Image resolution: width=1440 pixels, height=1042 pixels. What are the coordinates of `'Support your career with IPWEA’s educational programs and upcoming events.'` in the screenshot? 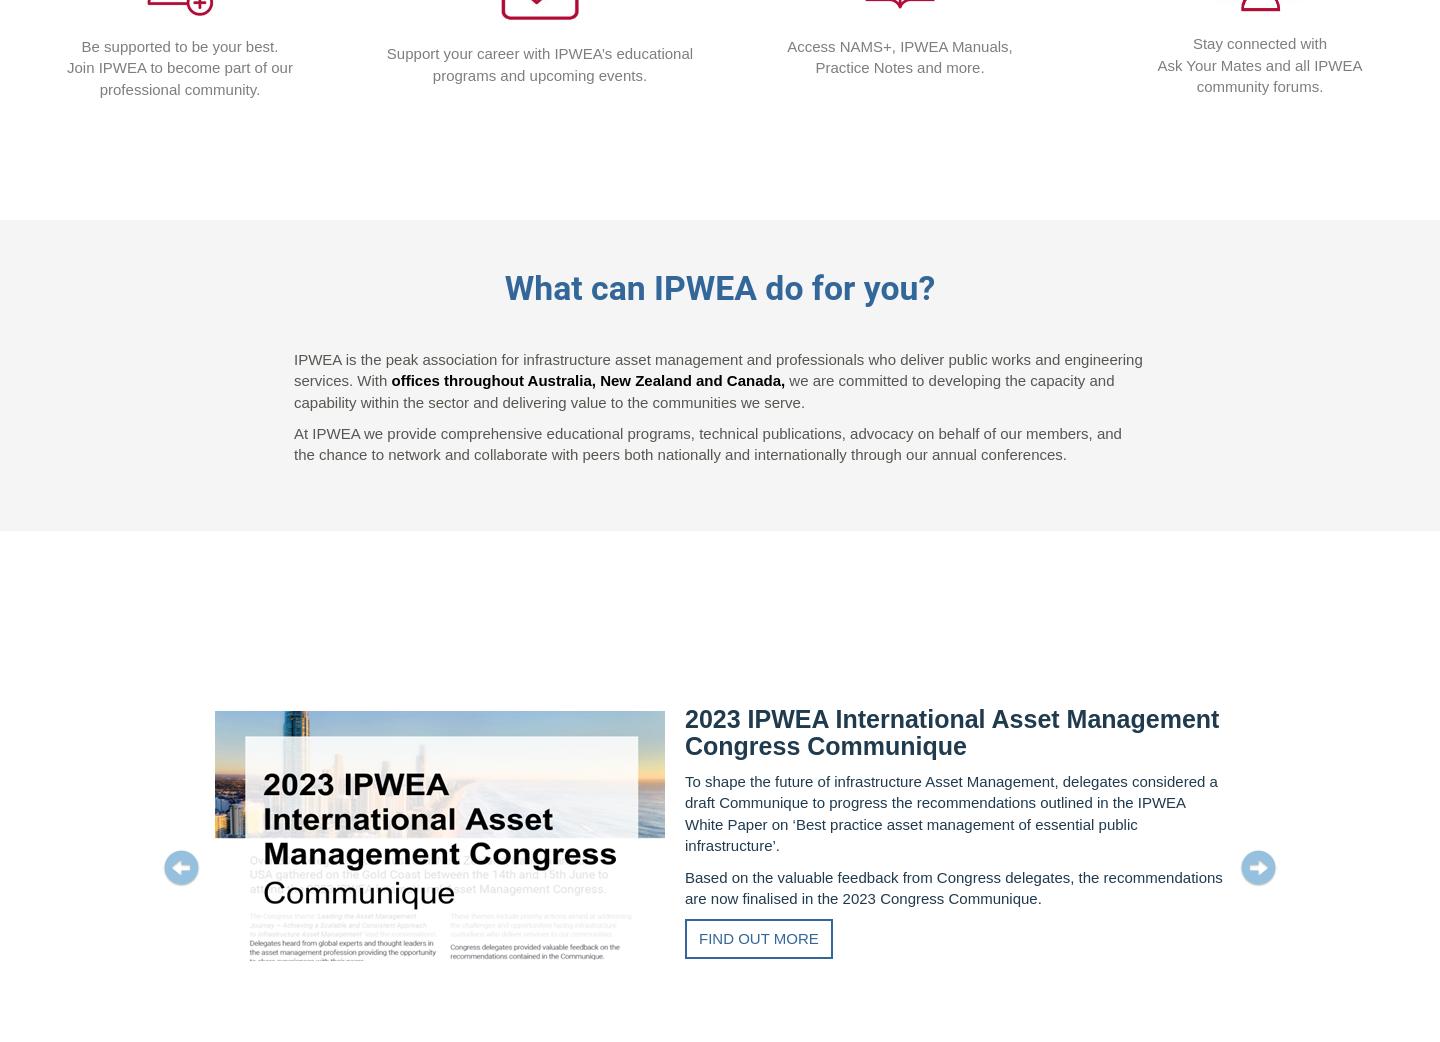 It's located at (385, 62).